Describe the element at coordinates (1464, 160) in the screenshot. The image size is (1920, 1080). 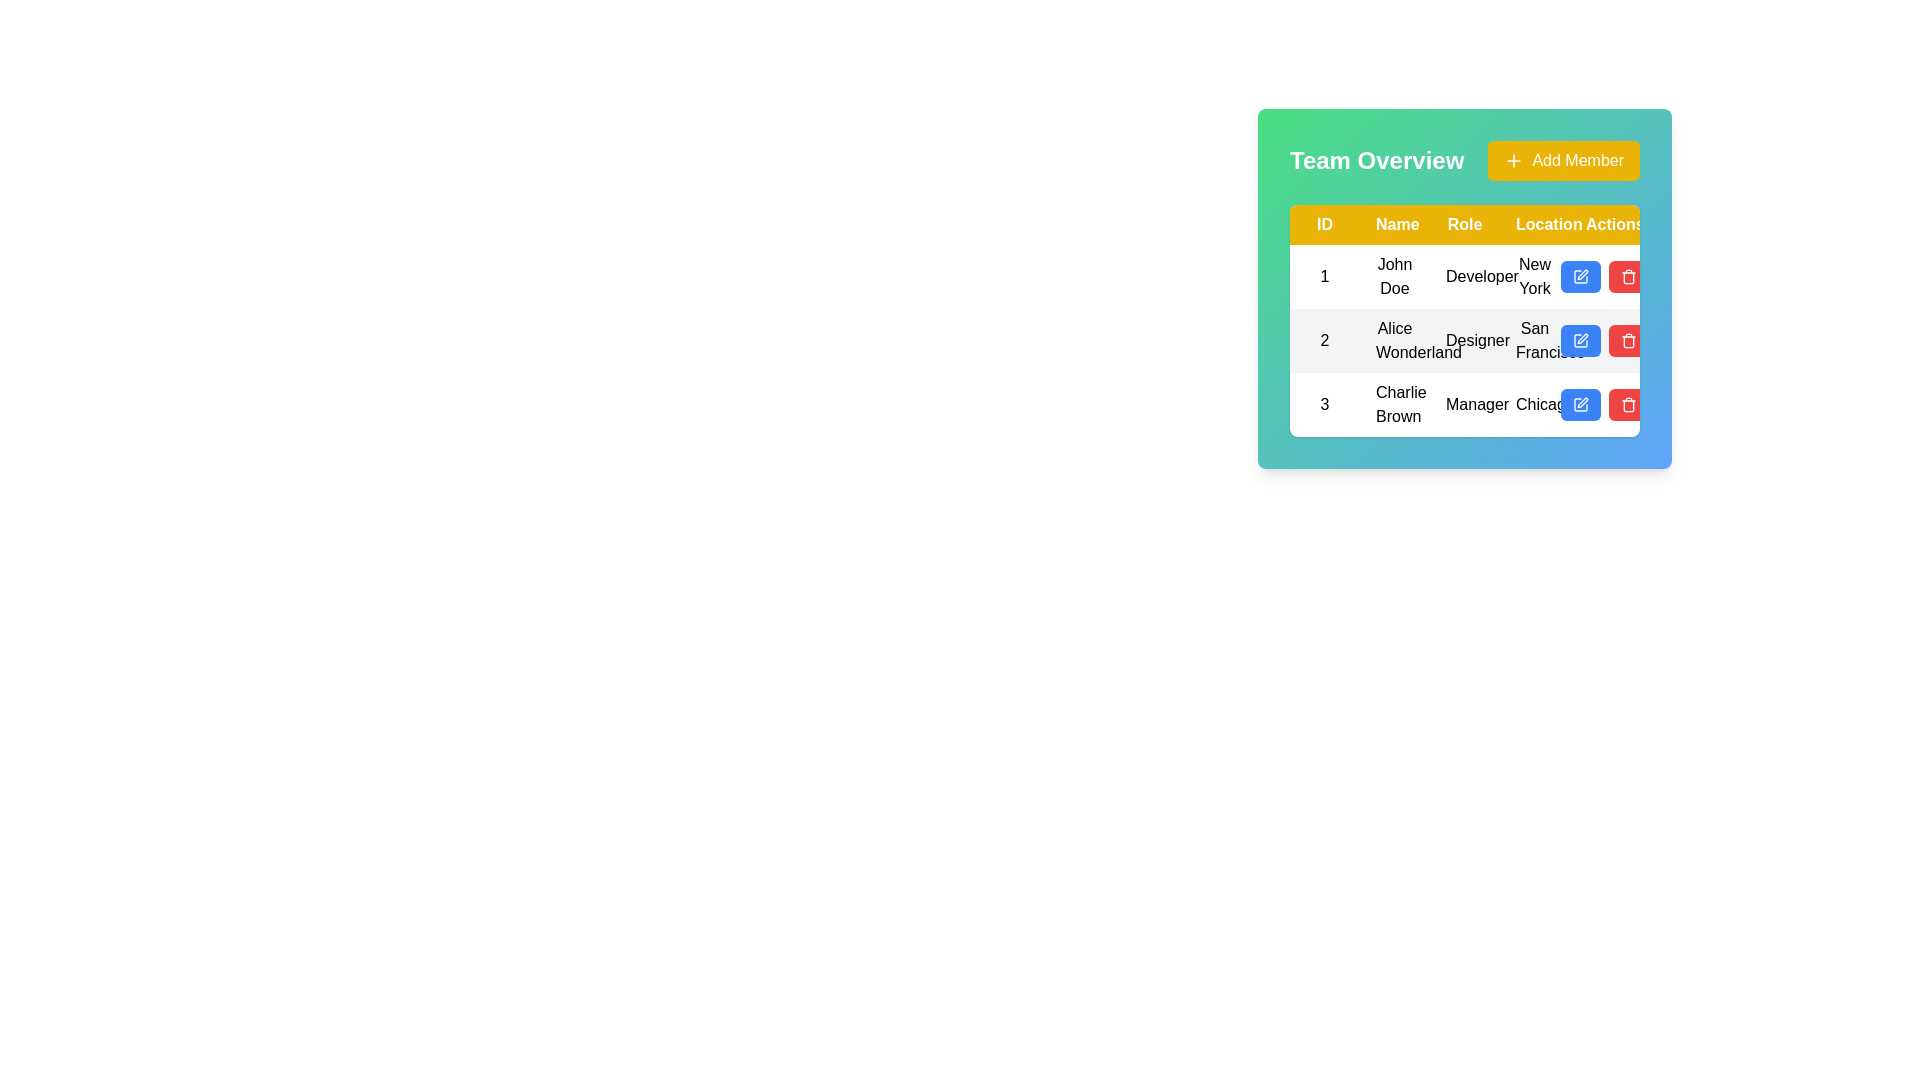
I see `the 'Team Overview' title in the header and button group` at that location.